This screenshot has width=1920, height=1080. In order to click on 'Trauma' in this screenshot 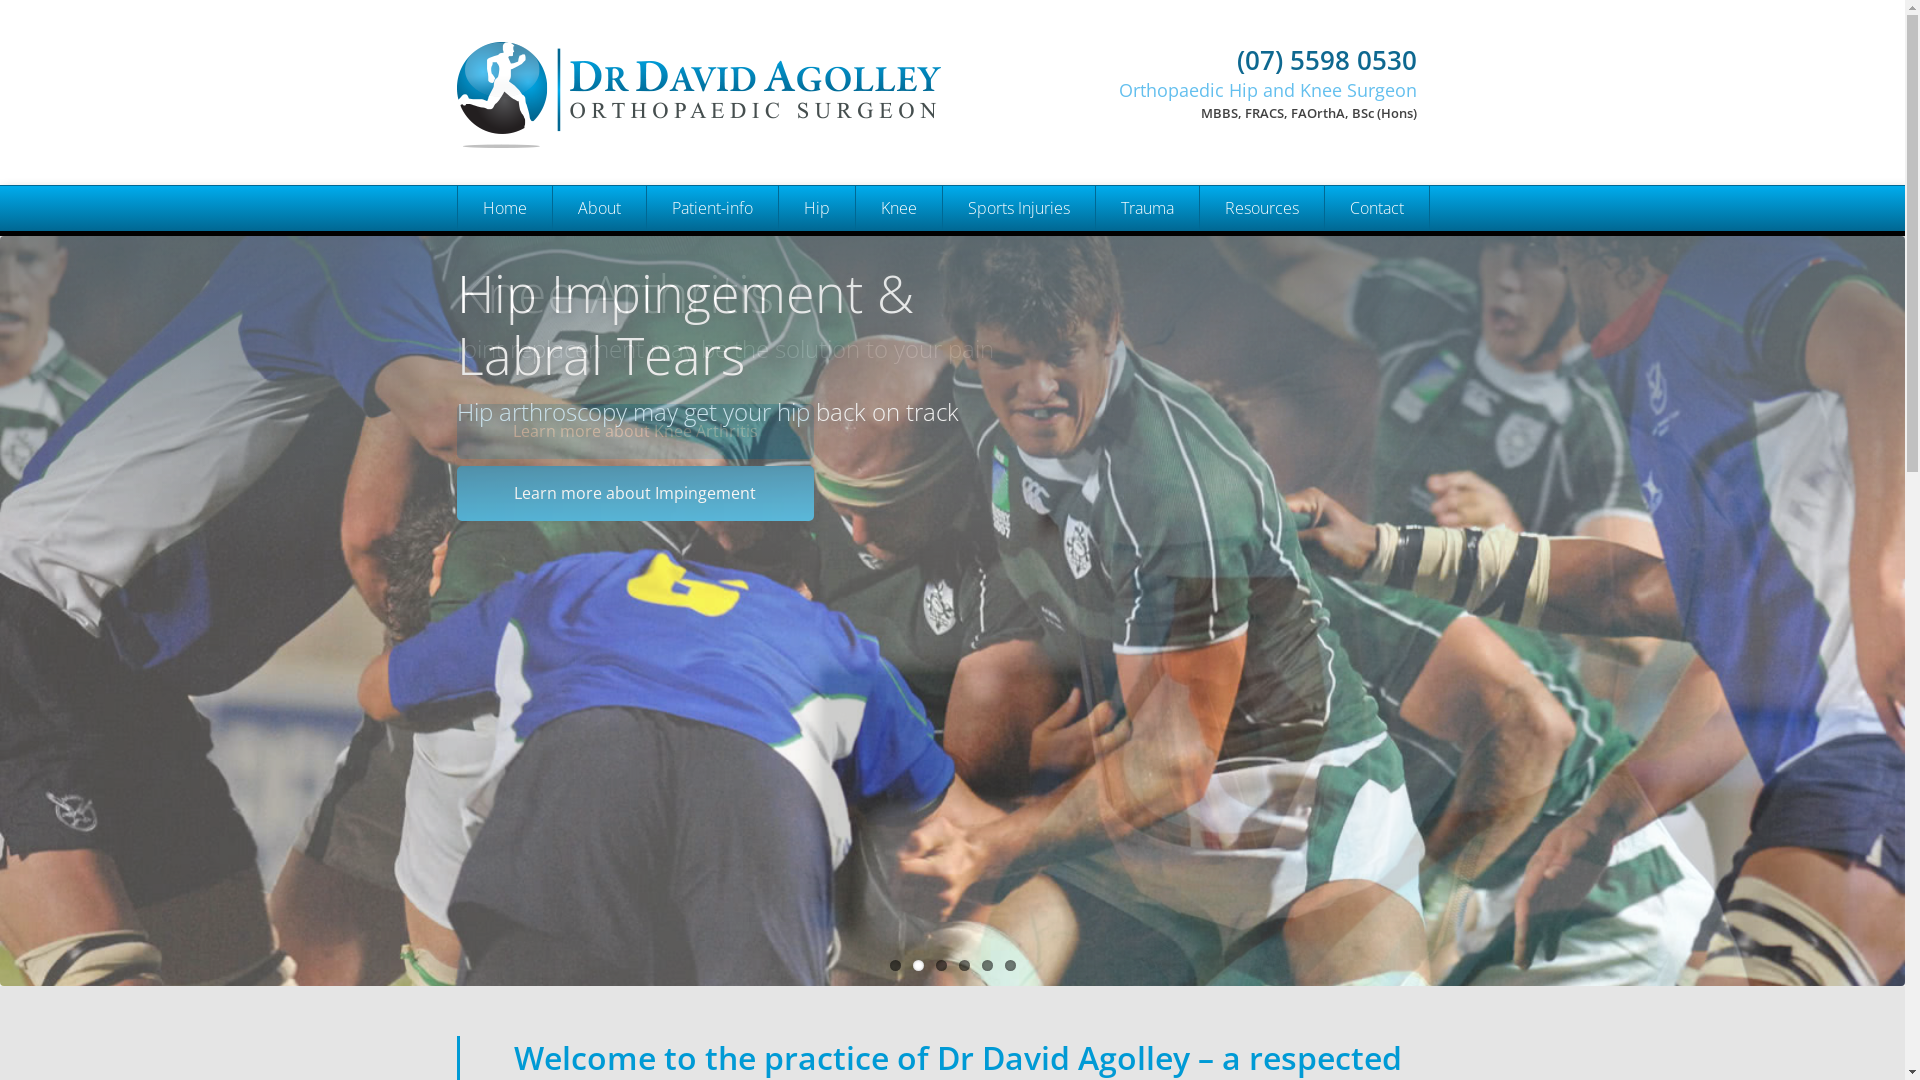, I will do `click(1146, 208)`.